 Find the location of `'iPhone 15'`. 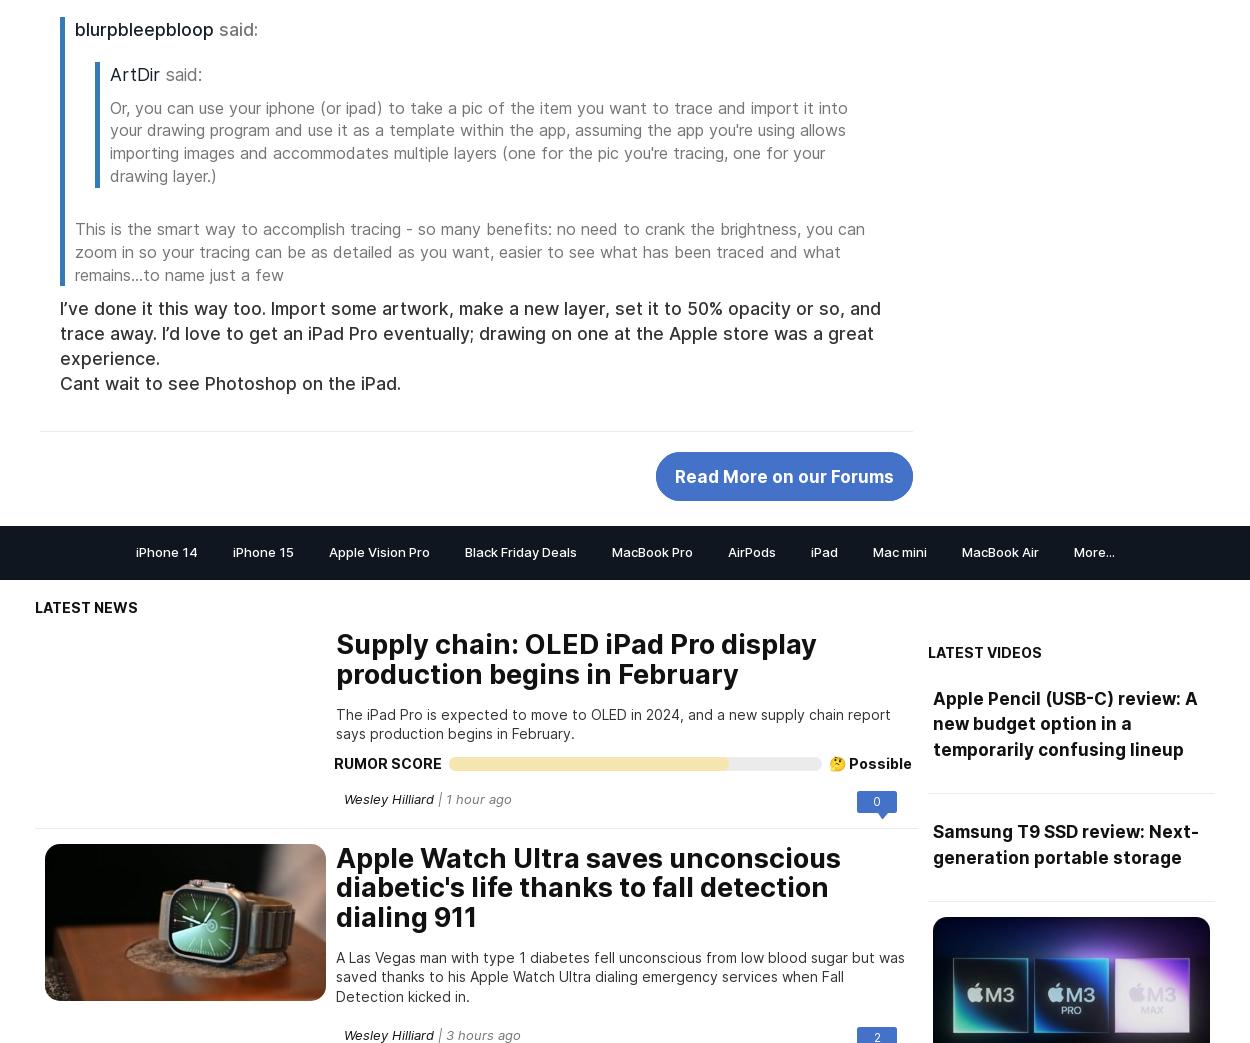

'iPhone 15' is located at coordinates (262, 551).